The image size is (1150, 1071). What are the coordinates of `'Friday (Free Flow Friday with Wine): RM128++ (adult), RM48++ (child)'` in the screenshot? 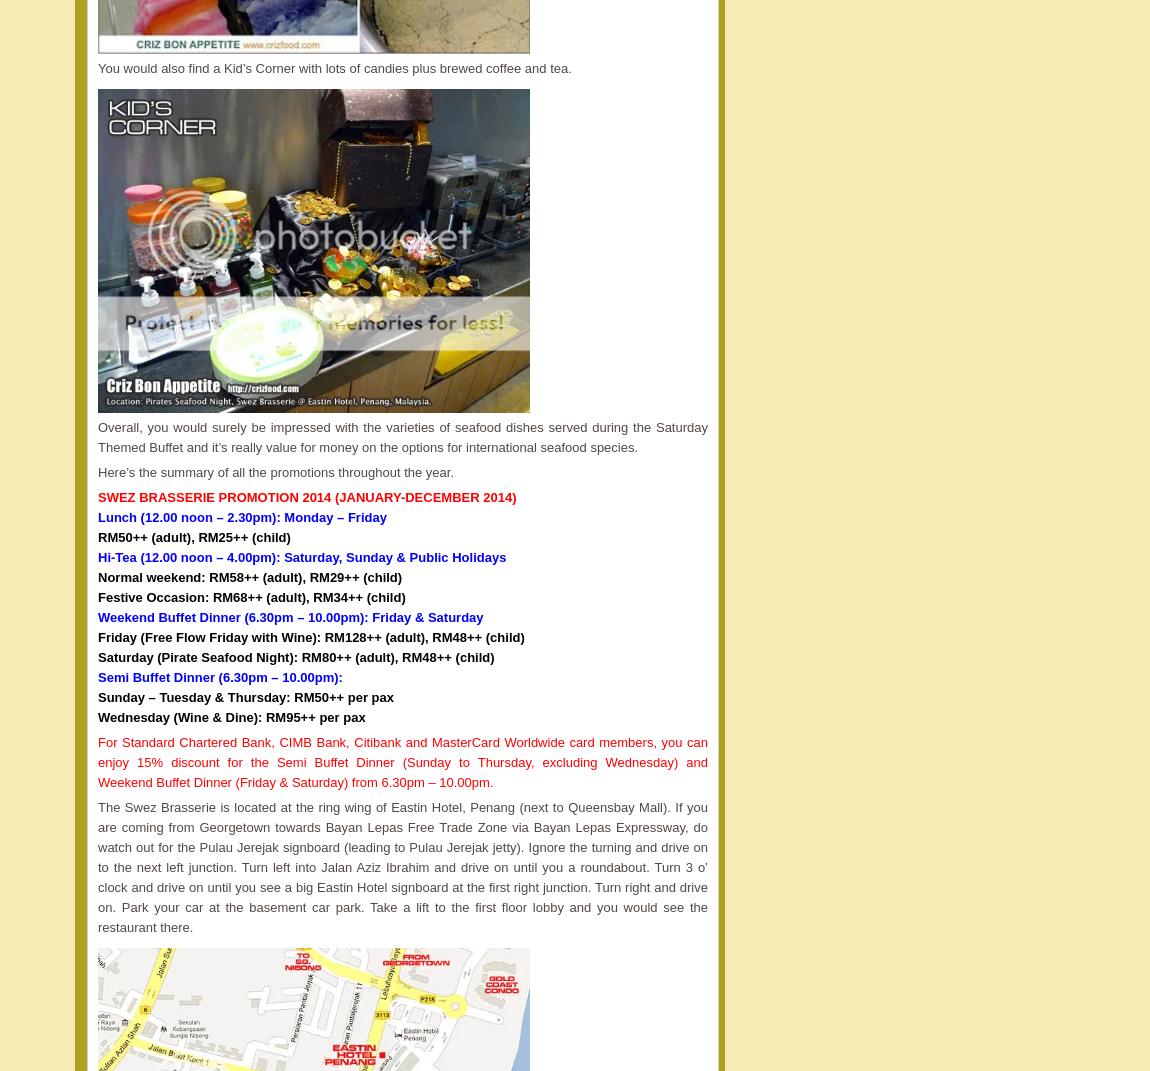 It's located at (310, 636).